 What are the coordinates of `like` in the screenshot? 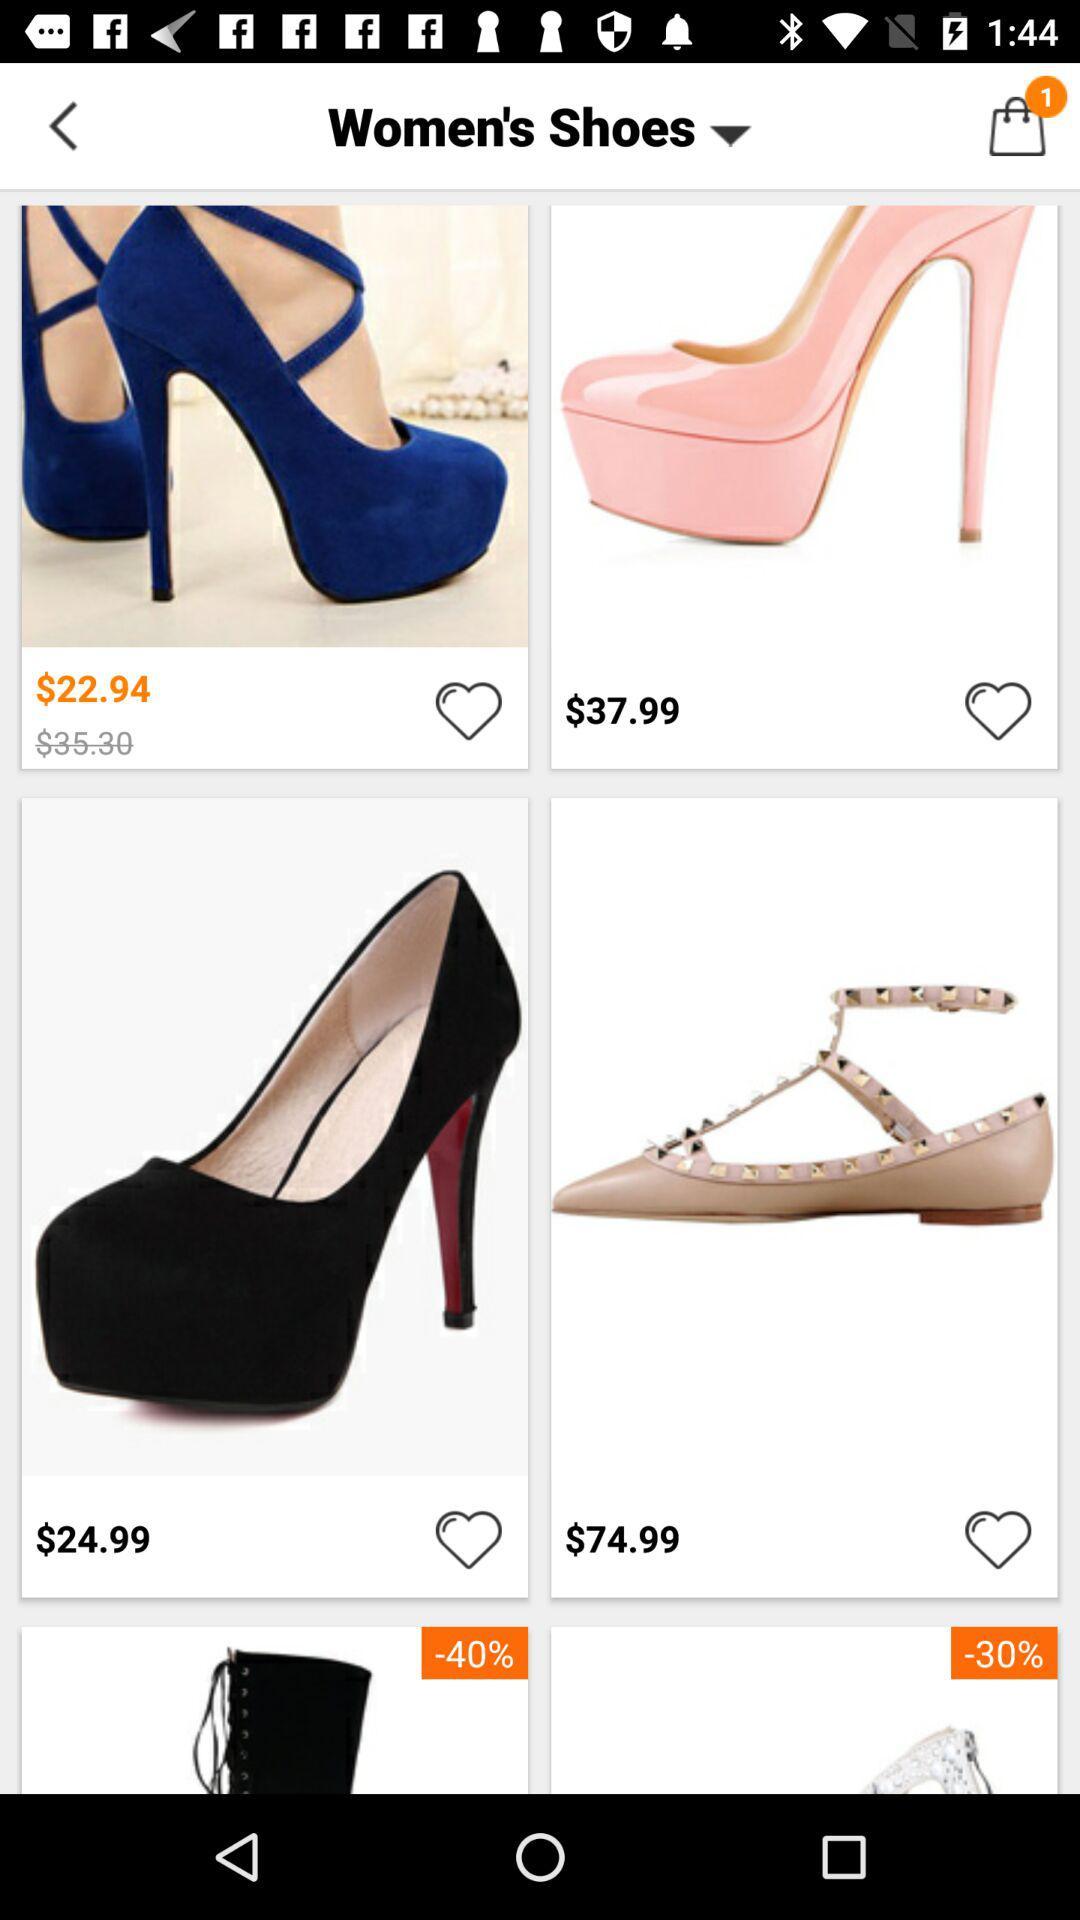 It's located at (998, 709).